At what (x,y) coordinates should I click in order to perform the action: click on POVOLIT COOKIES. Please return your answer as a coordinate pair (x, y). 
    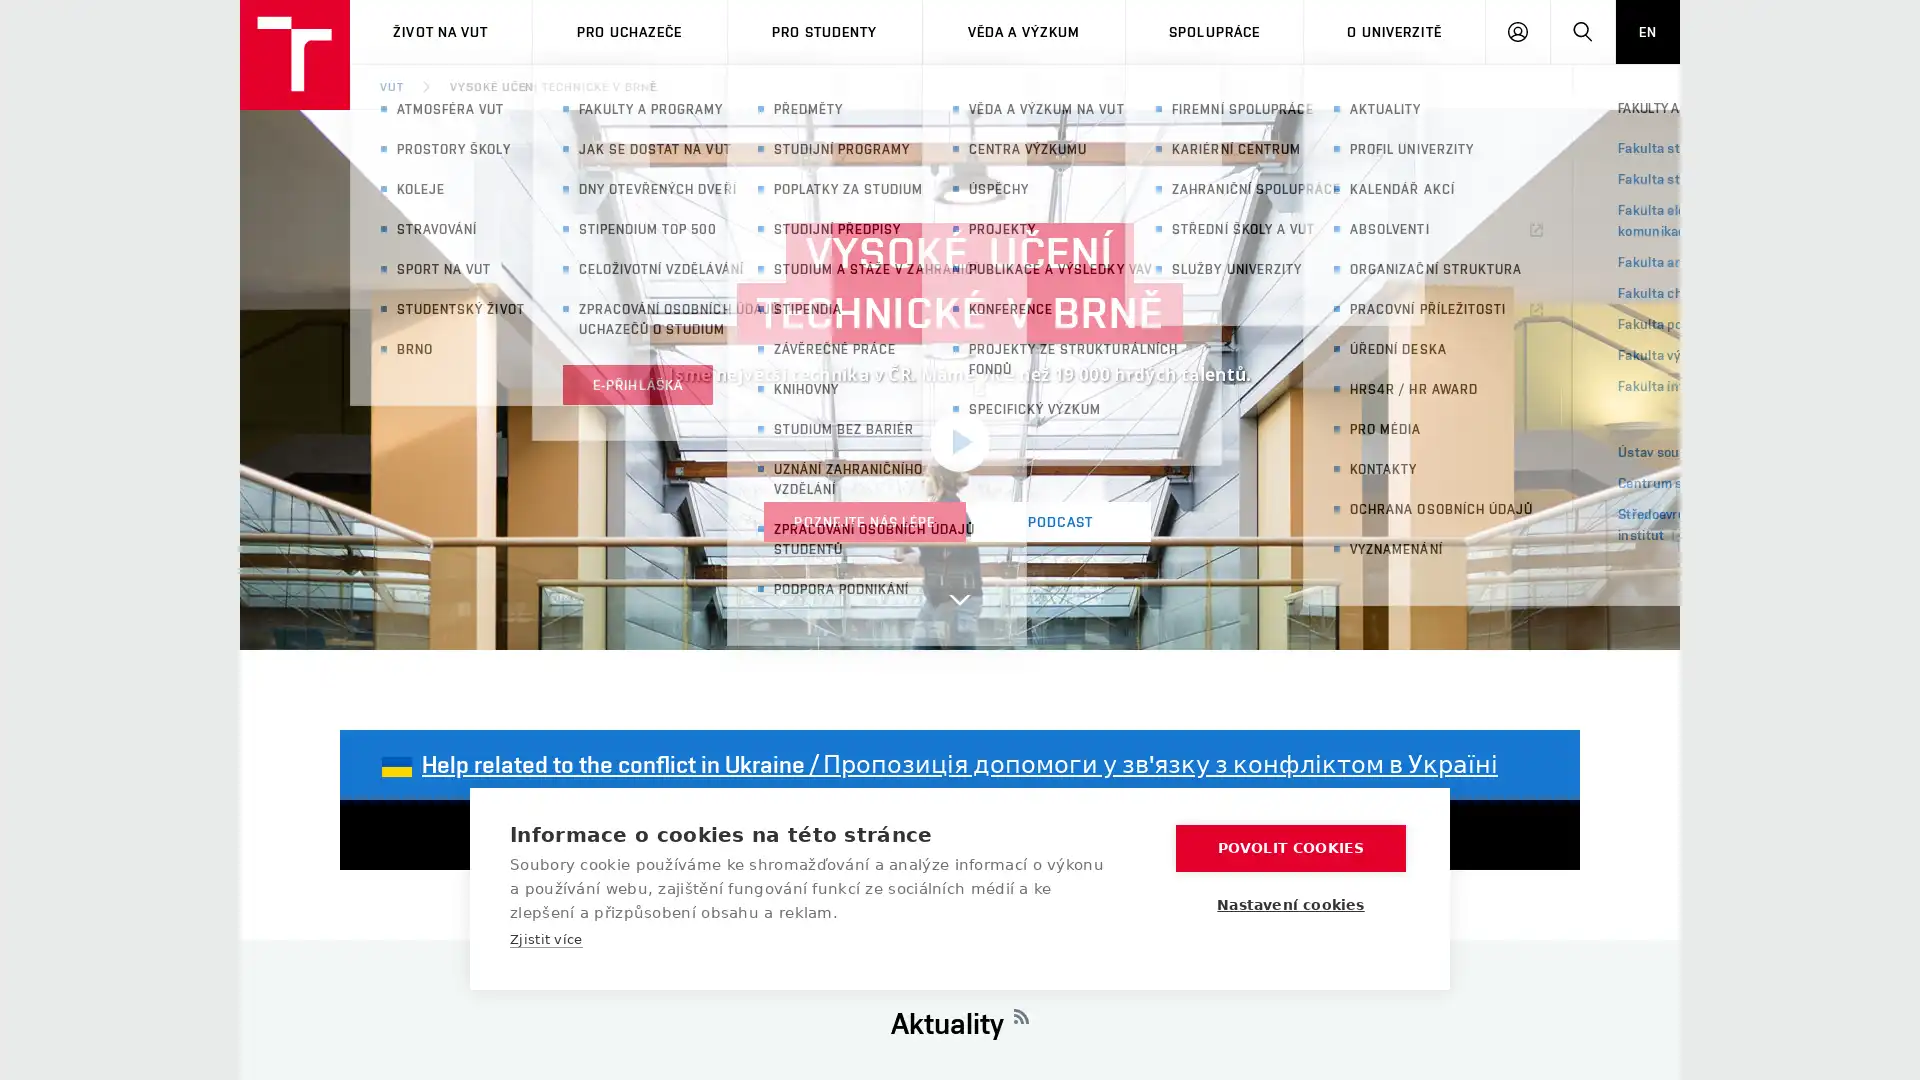
    Looking at the image, I should click on (1291, 848).